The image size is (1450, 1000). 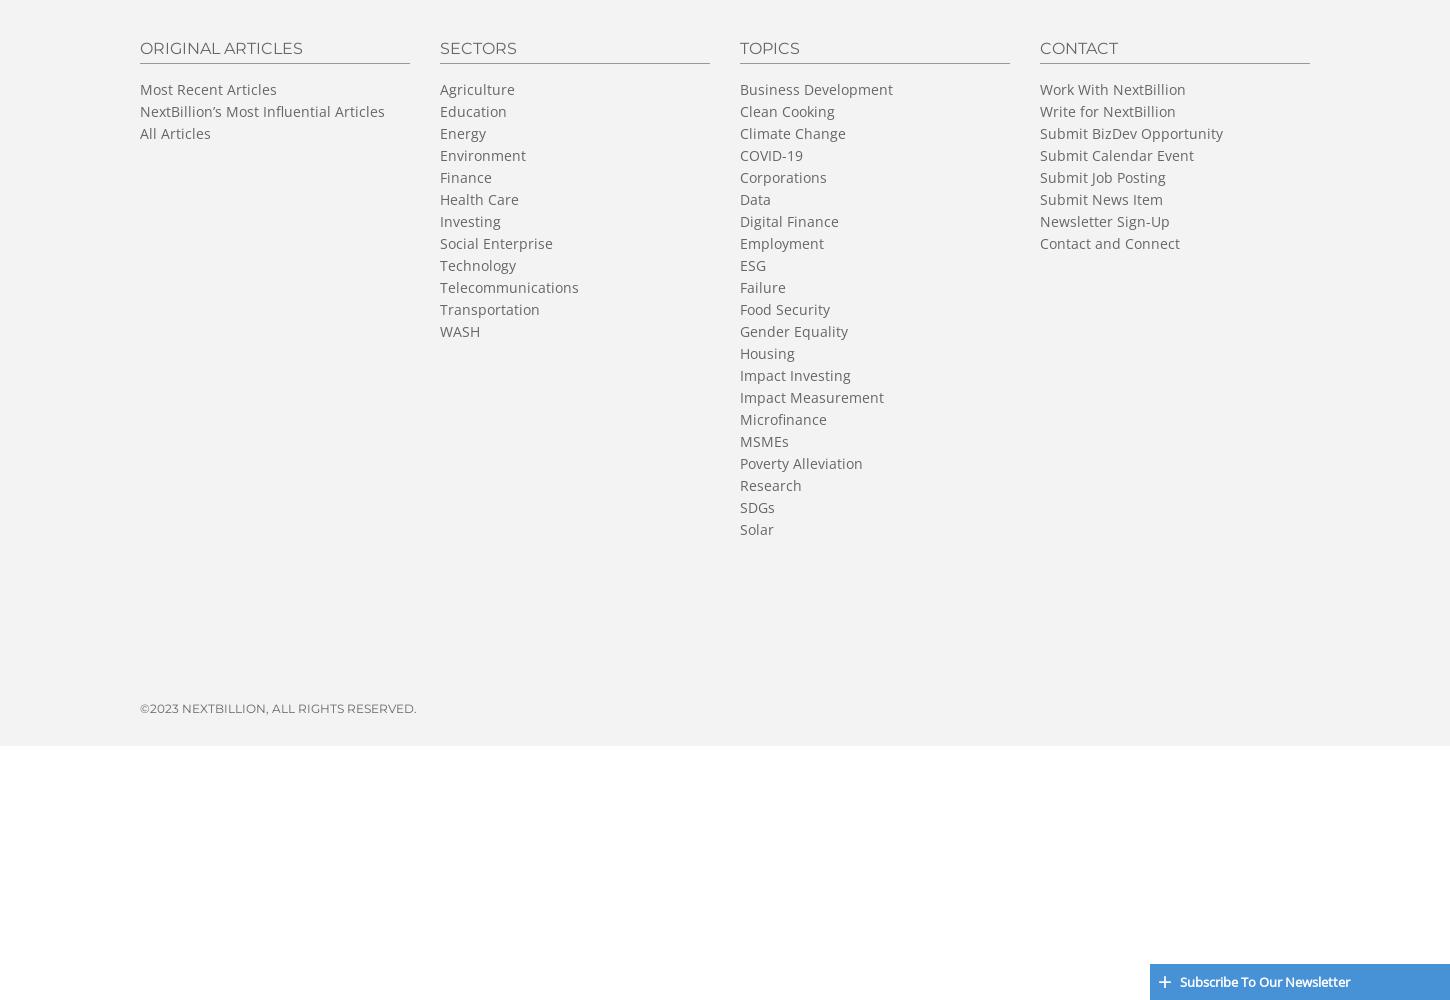 What do you see at coordinates (174, 132) in the screenshot?
I see `'All Articles'` at bounding box center [174, 132].